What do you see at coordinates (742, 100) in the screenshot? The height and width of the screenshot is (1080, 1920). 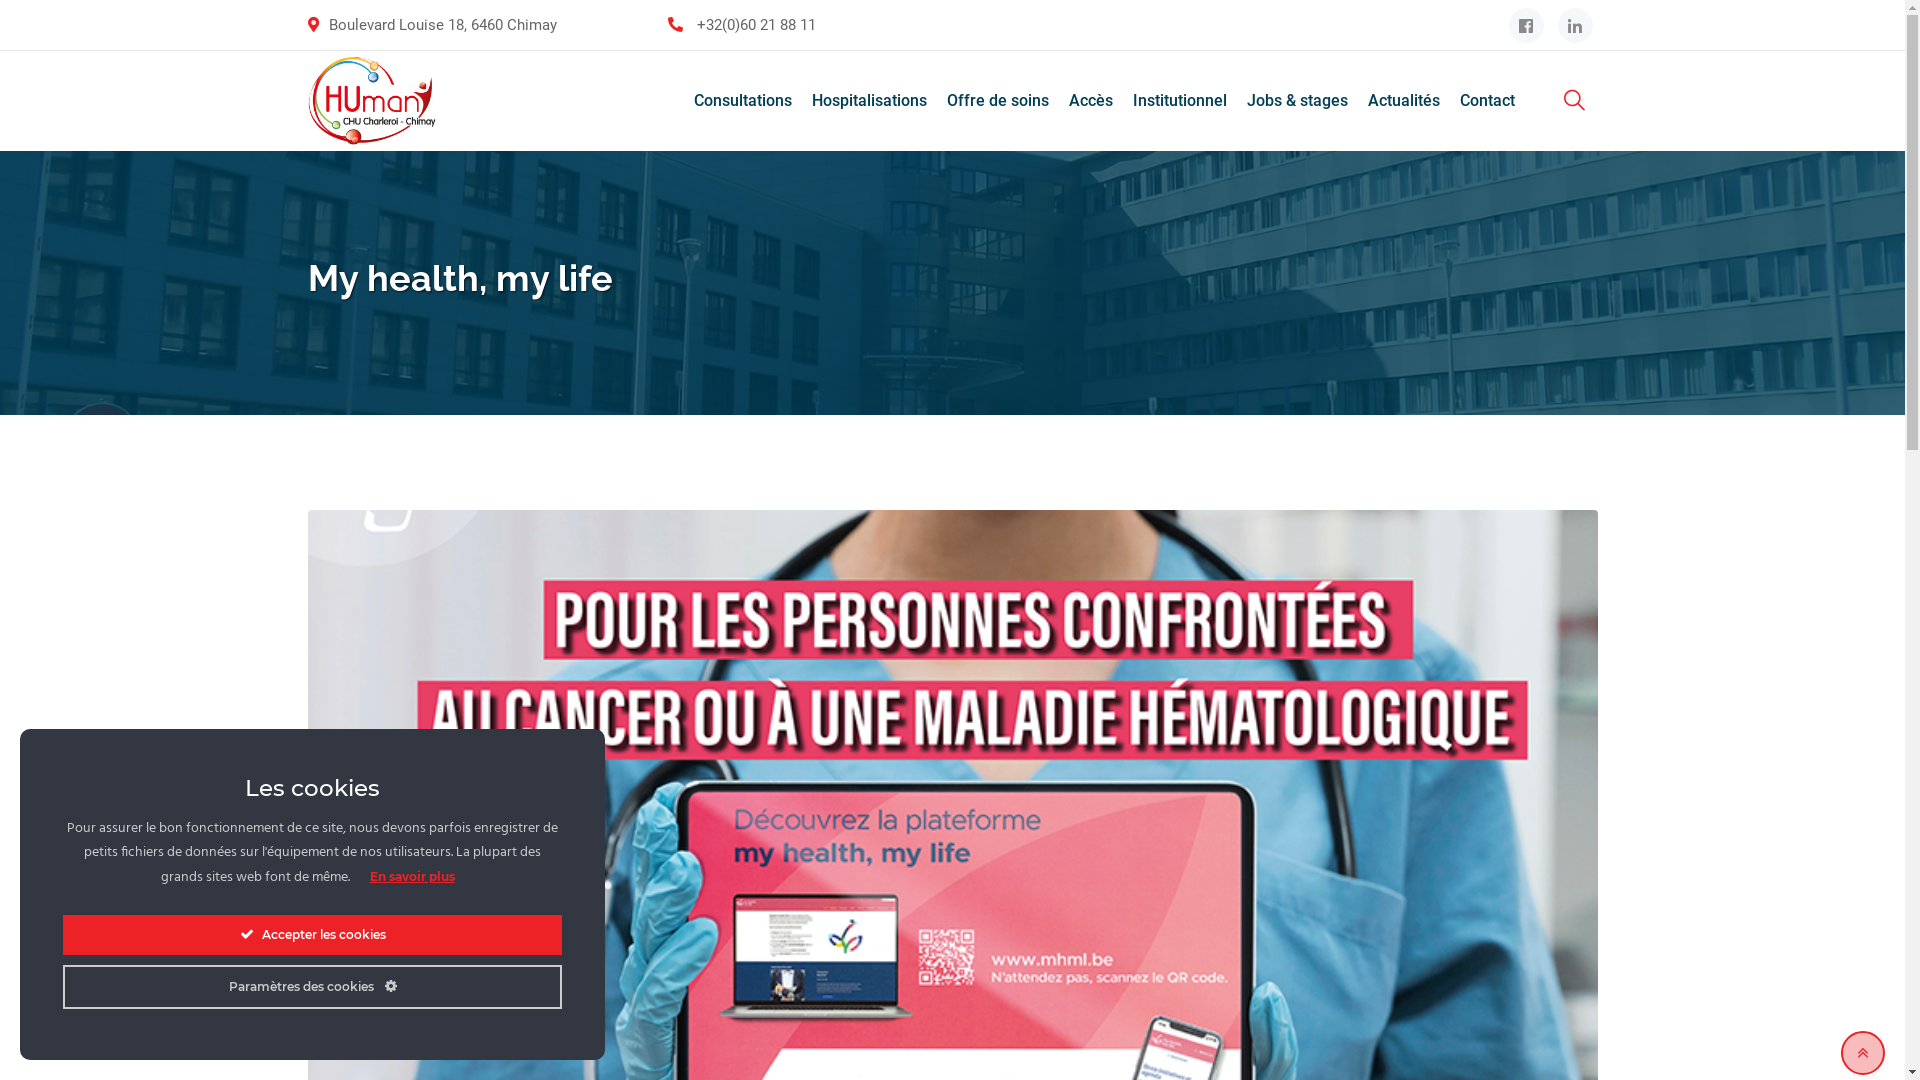 I see `'Consultations'` at bounding box center [742, 100].